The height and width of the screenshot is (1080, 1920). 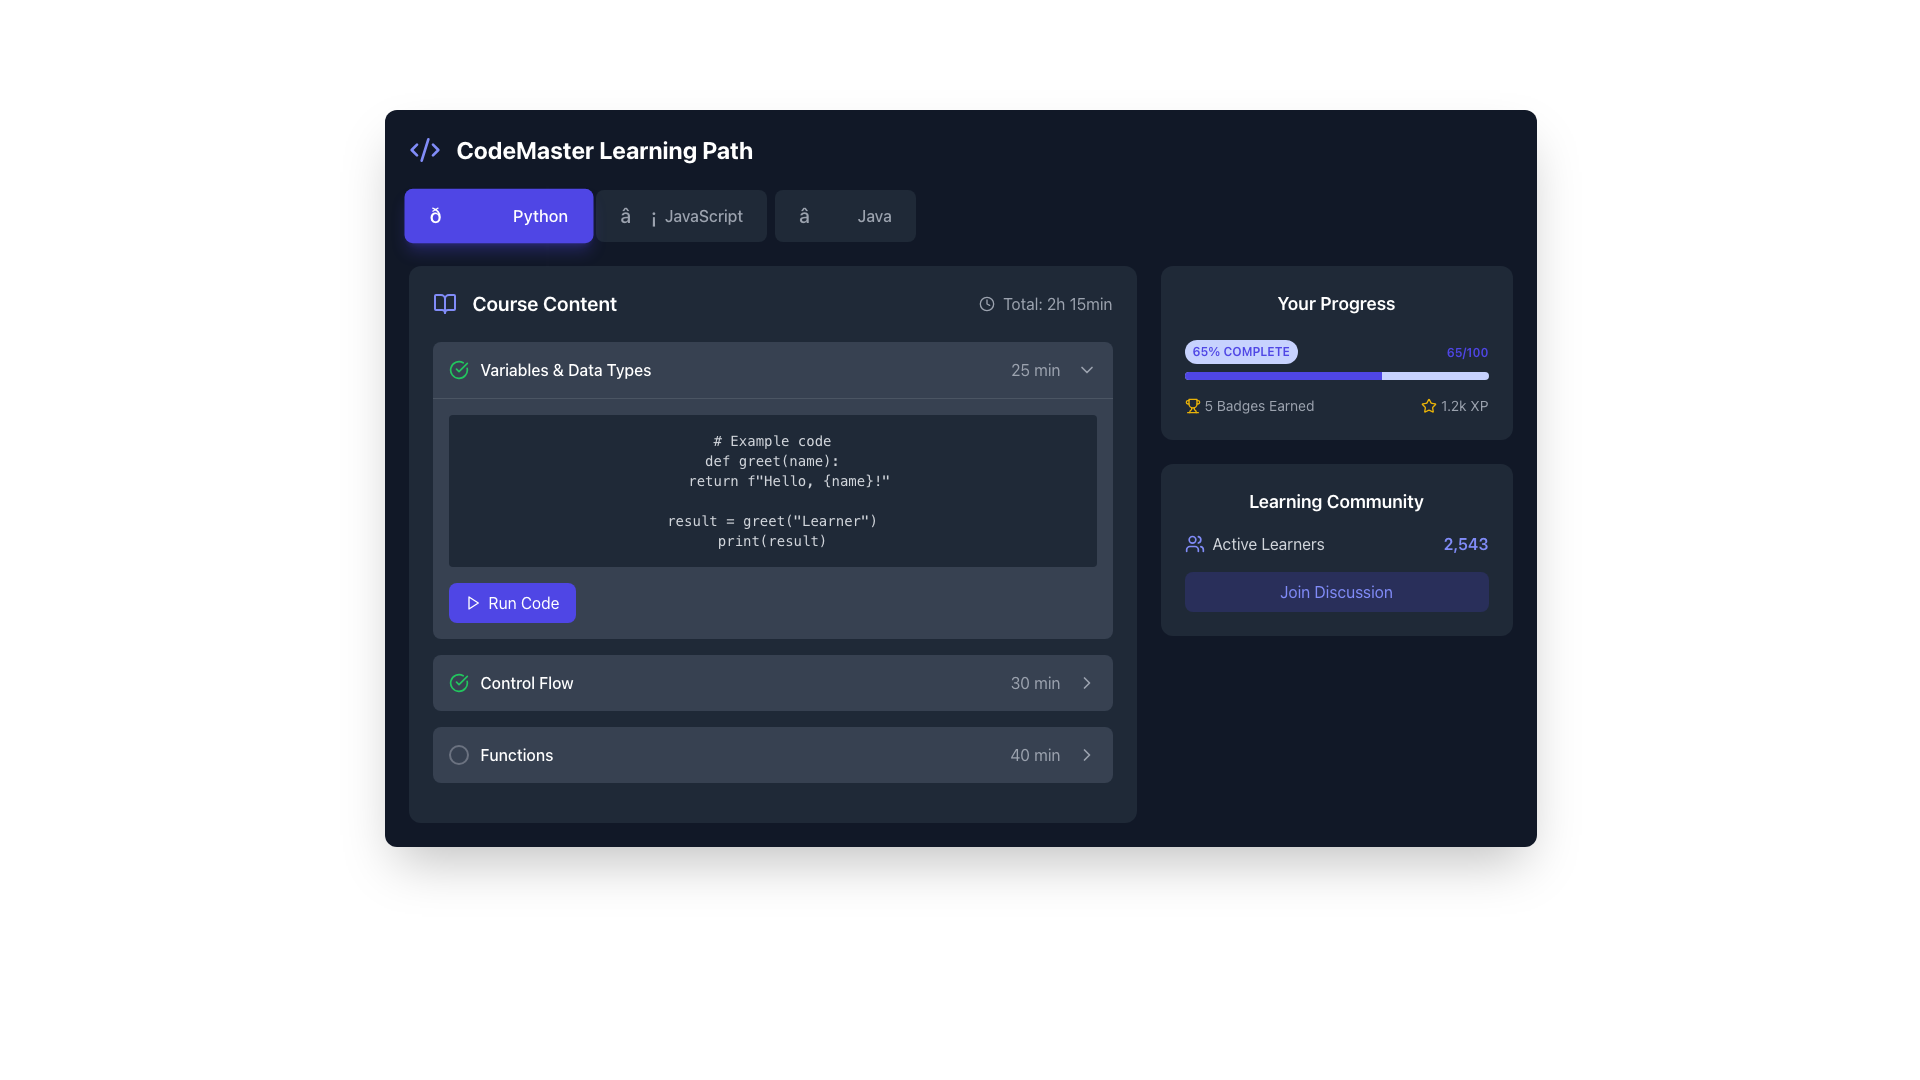 I want to click on the horizontally elongated rectangular bar with a dark gray background labeled 'Functions' in the Course Content section, so click(x=771, y=755).